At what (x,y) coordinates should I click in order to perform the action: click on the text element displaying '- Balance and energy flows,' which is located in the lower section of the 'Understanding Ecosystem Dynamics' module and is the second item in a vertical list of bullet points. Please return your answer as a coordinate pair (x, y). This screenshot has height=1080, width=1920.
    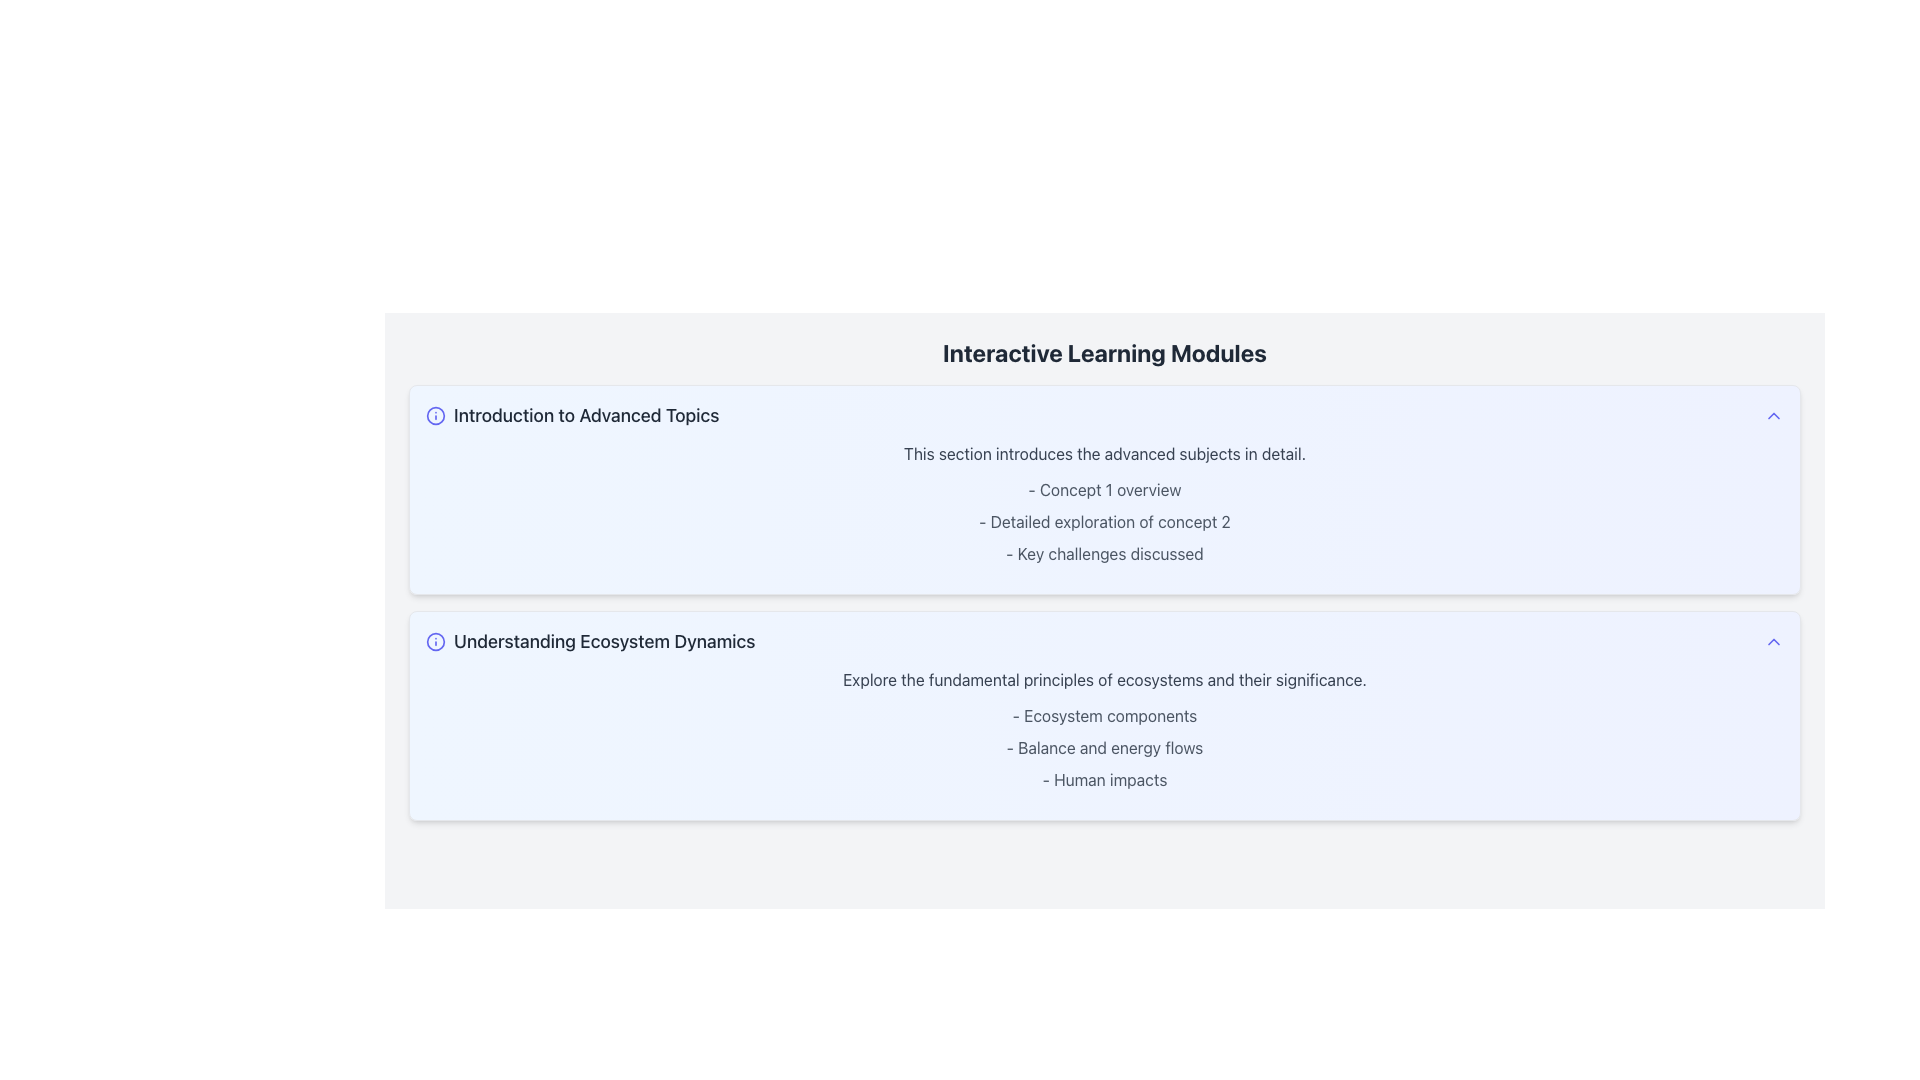
    Looking at the image, I should click on (1103, 748).